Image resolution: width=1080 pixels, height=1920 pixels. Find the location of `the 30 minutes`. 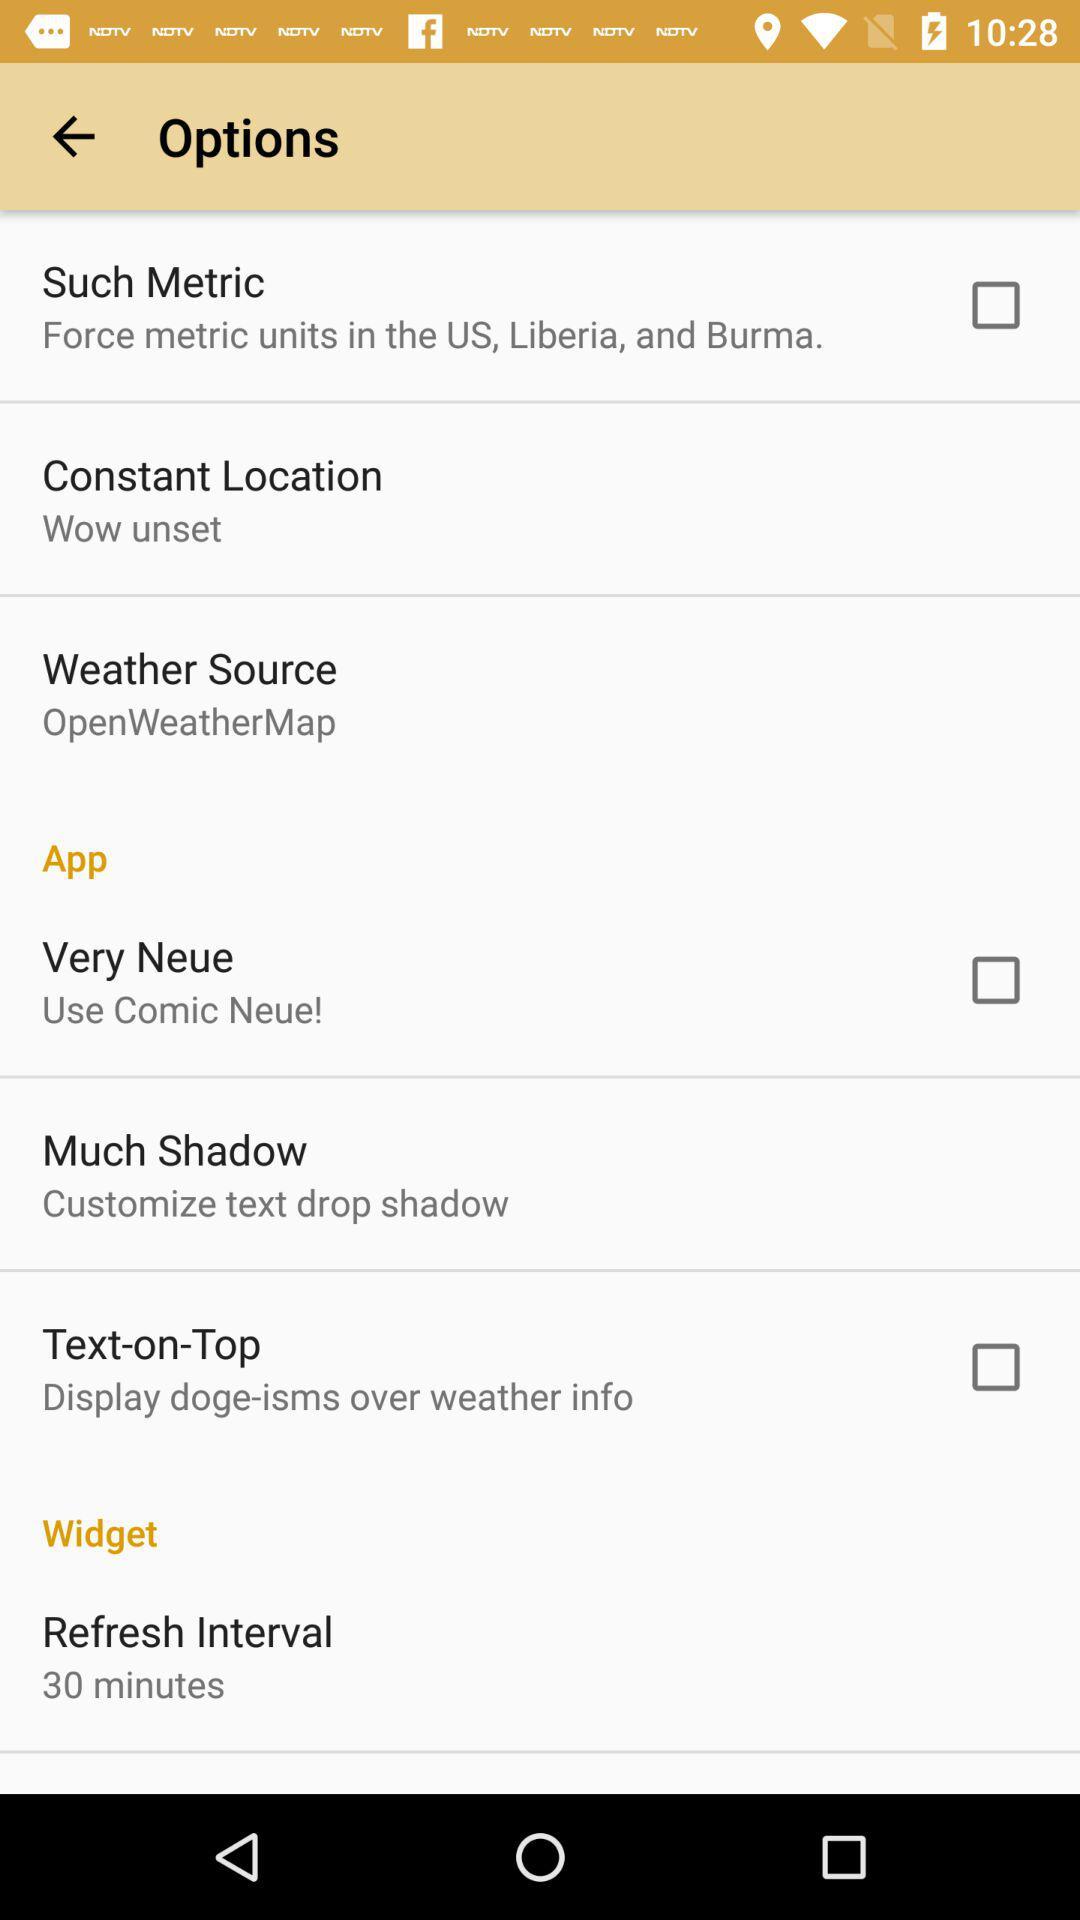

the 30 minutes is located at coordinates (133, 1682).